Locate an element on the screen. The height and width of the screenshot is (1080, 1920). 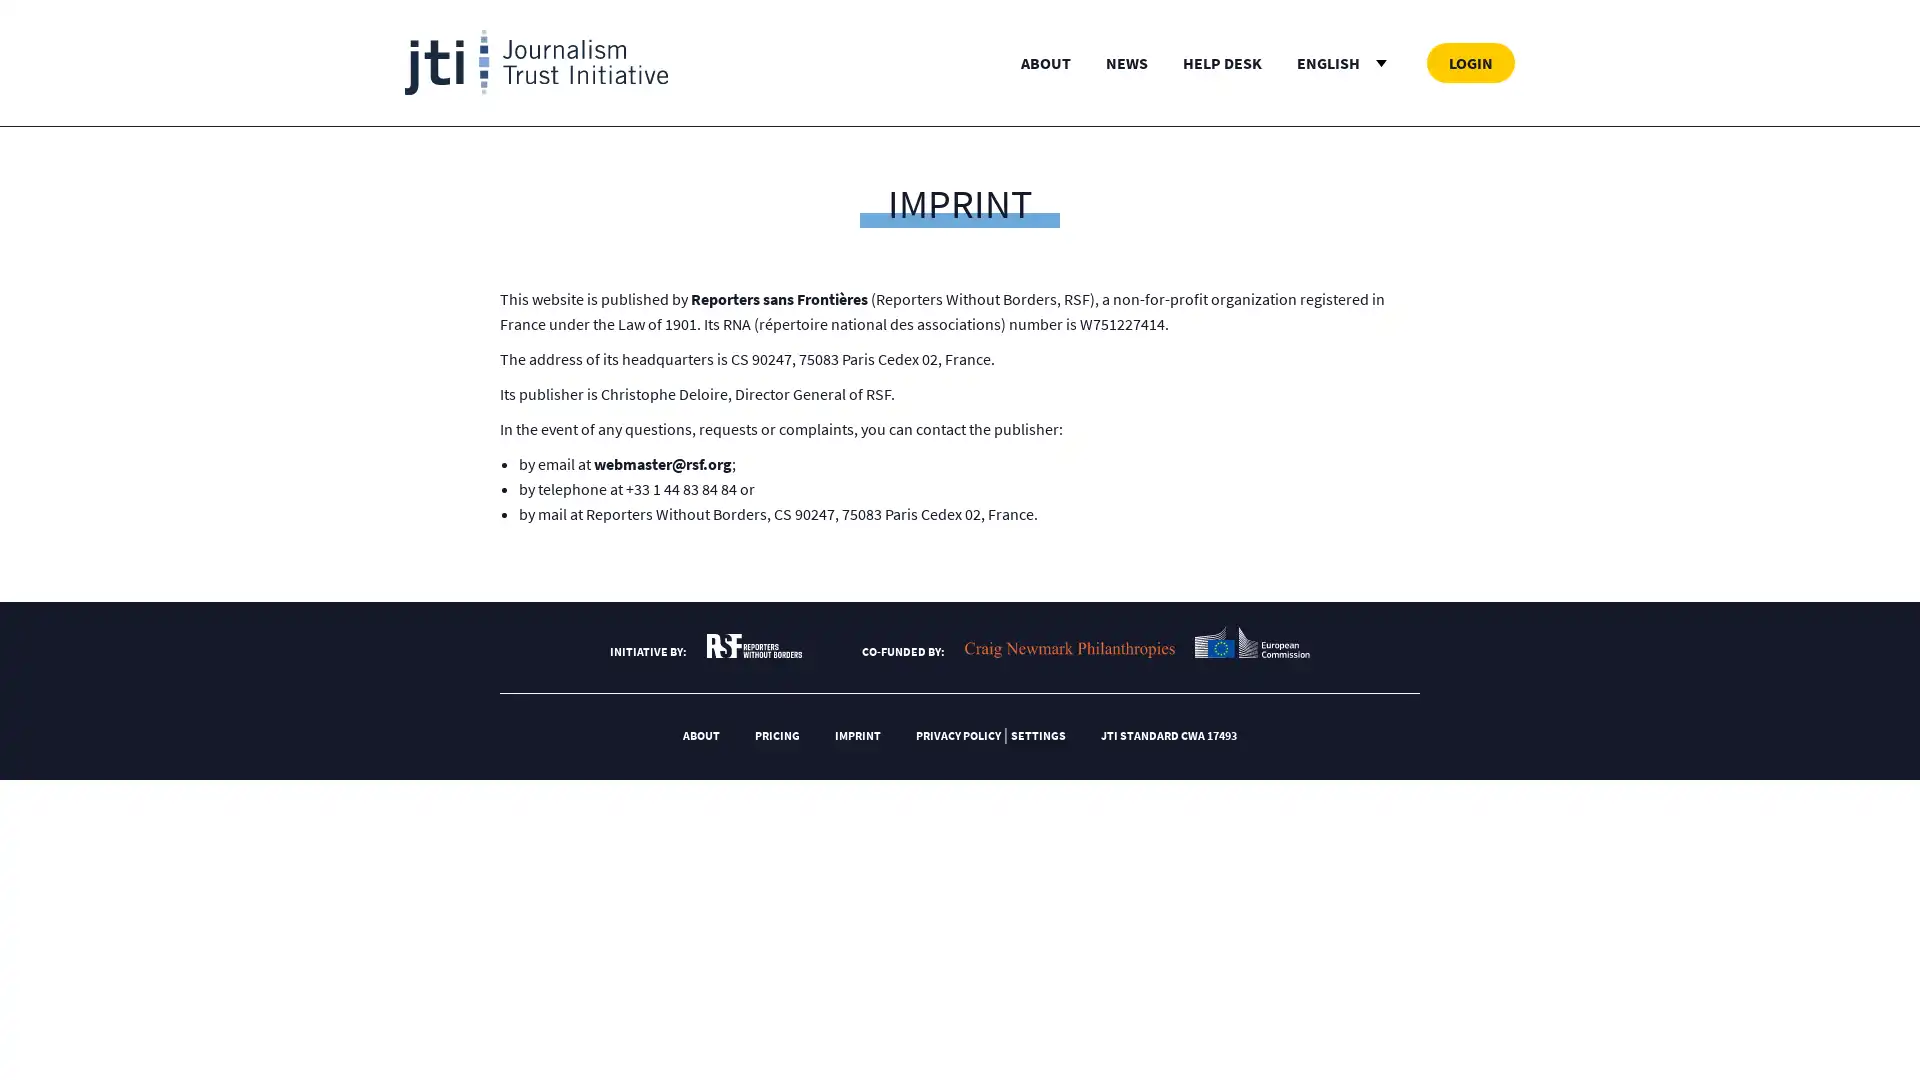
Deny is located at coordinates (958, 654).